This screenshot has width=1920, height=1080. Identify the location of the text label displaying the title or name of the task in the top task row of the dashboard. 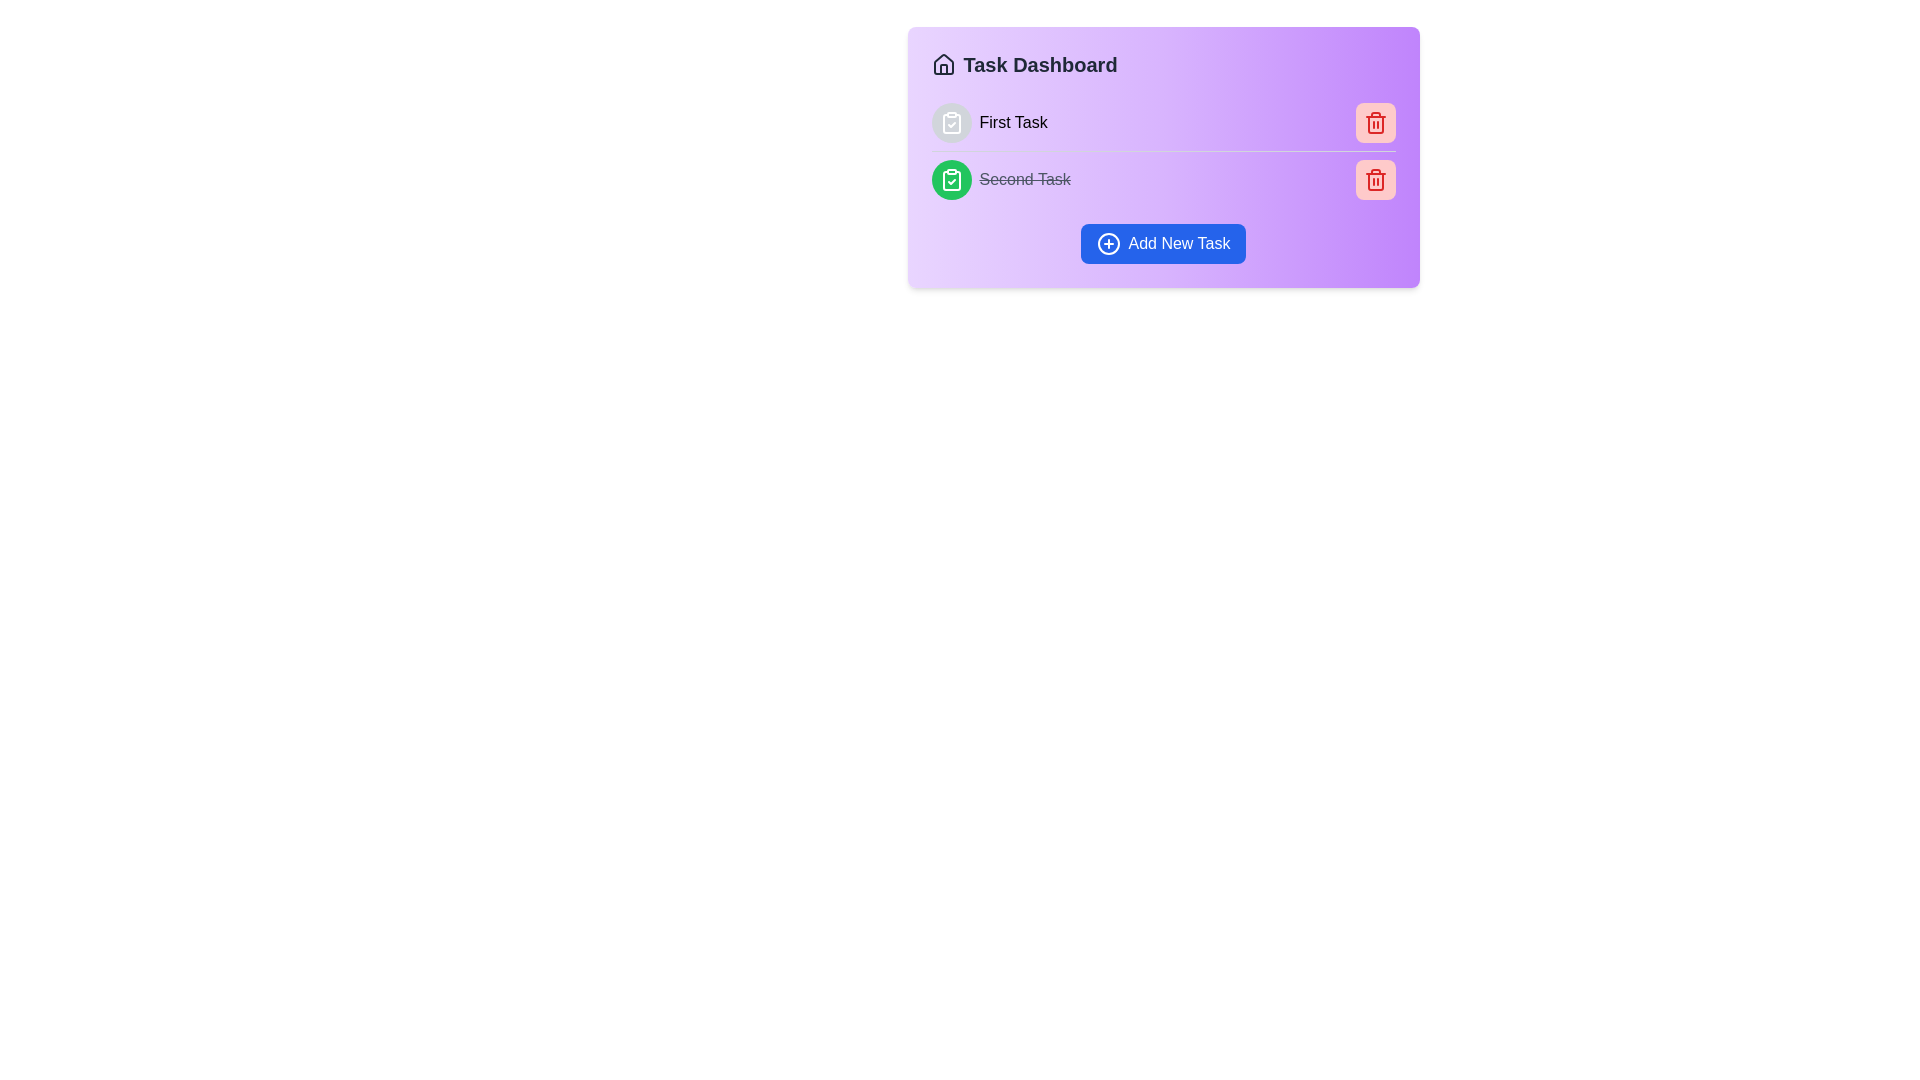
(1013, 123).